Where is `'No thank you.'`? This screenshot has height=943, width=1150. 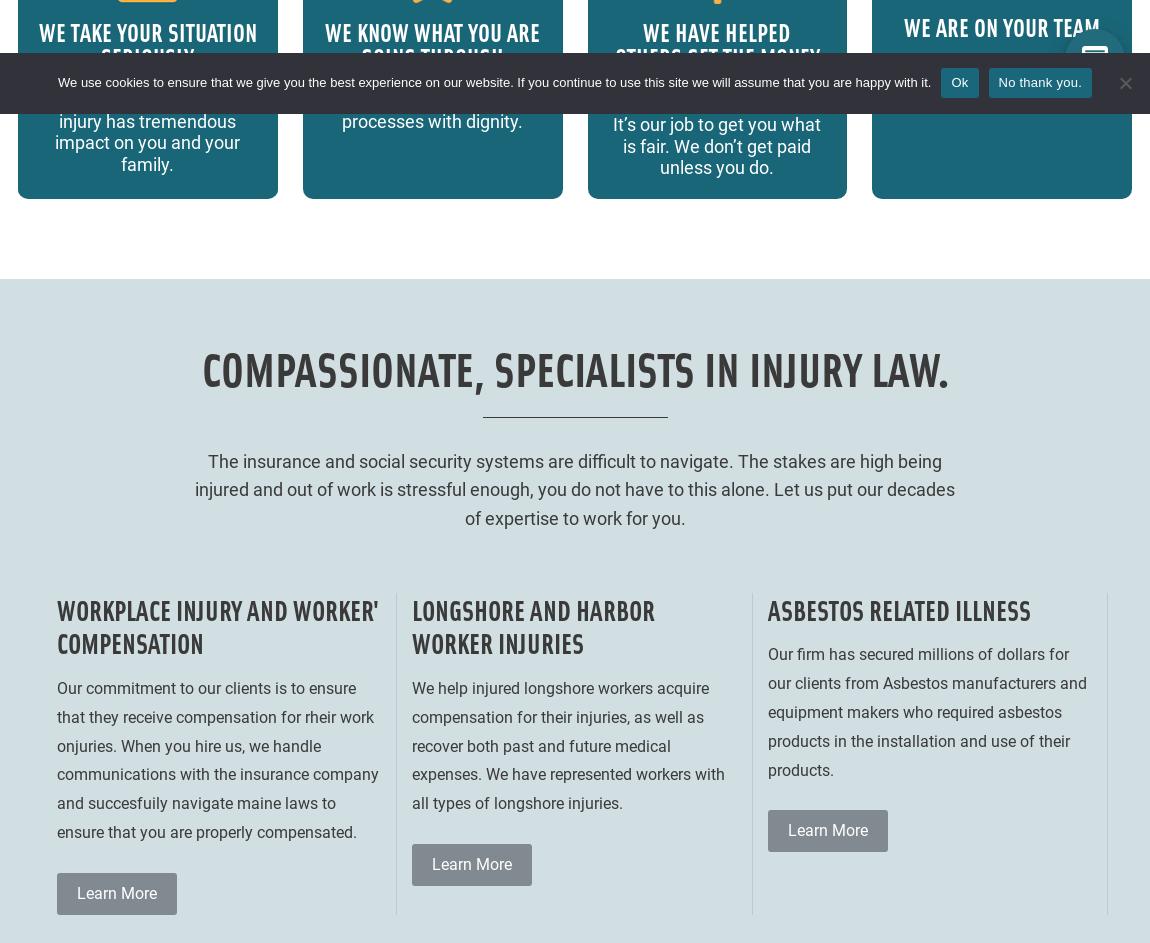 'No thank you.' is located at coordinates (1039, 81).